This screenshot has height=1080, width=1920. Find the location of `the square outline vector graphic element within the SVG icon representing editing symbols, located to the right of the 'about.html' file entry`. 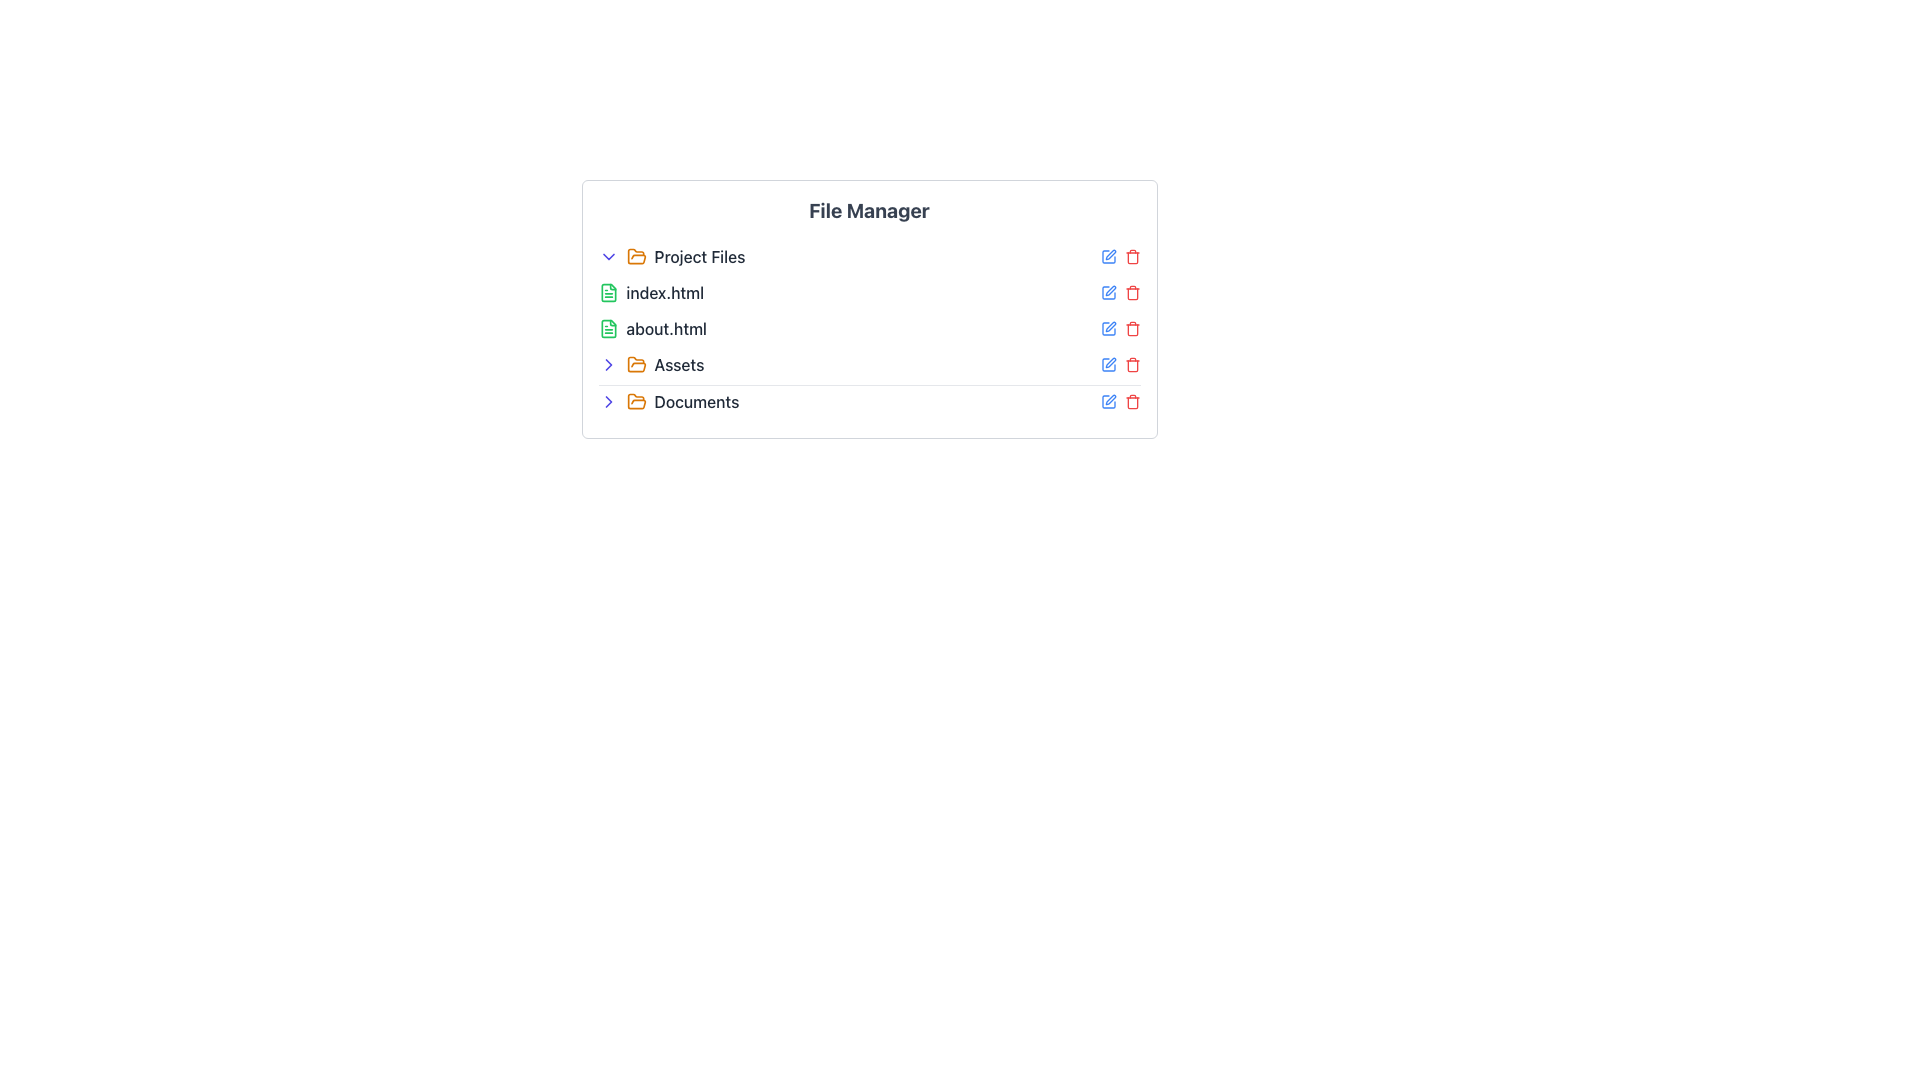

the square outline vector graphic element within the SVG icon representing editing symbols, located to the right of the 'about.html' file entry is located at coordinates (1107, 327).